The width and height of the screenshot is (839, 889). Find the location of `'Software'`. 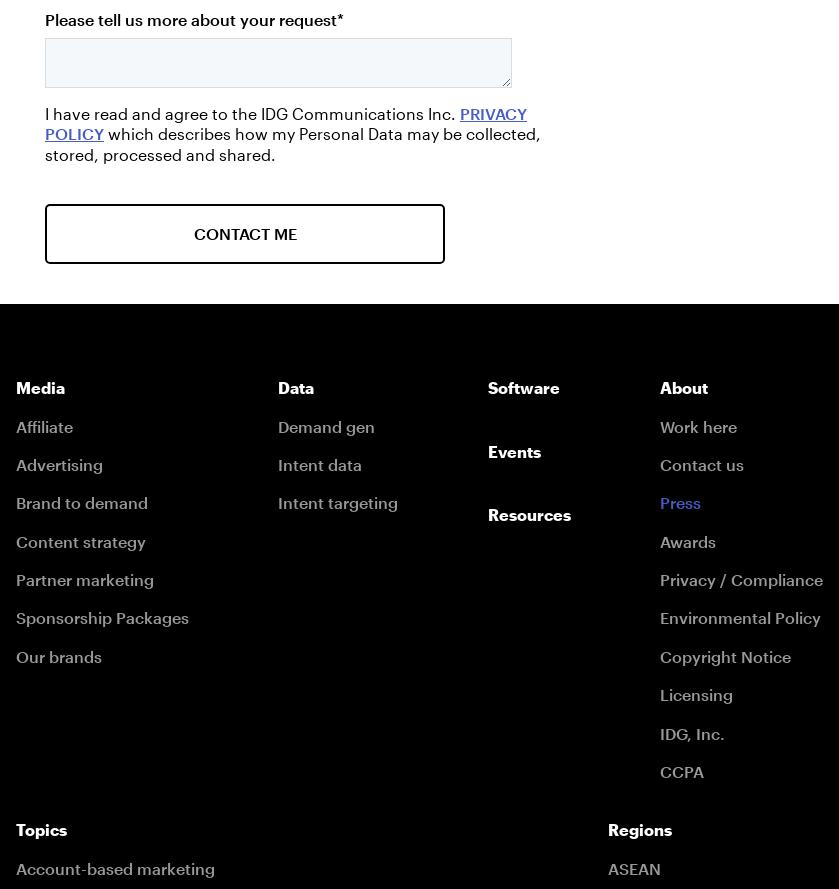

'Software' is located at coordinates (522, 387).